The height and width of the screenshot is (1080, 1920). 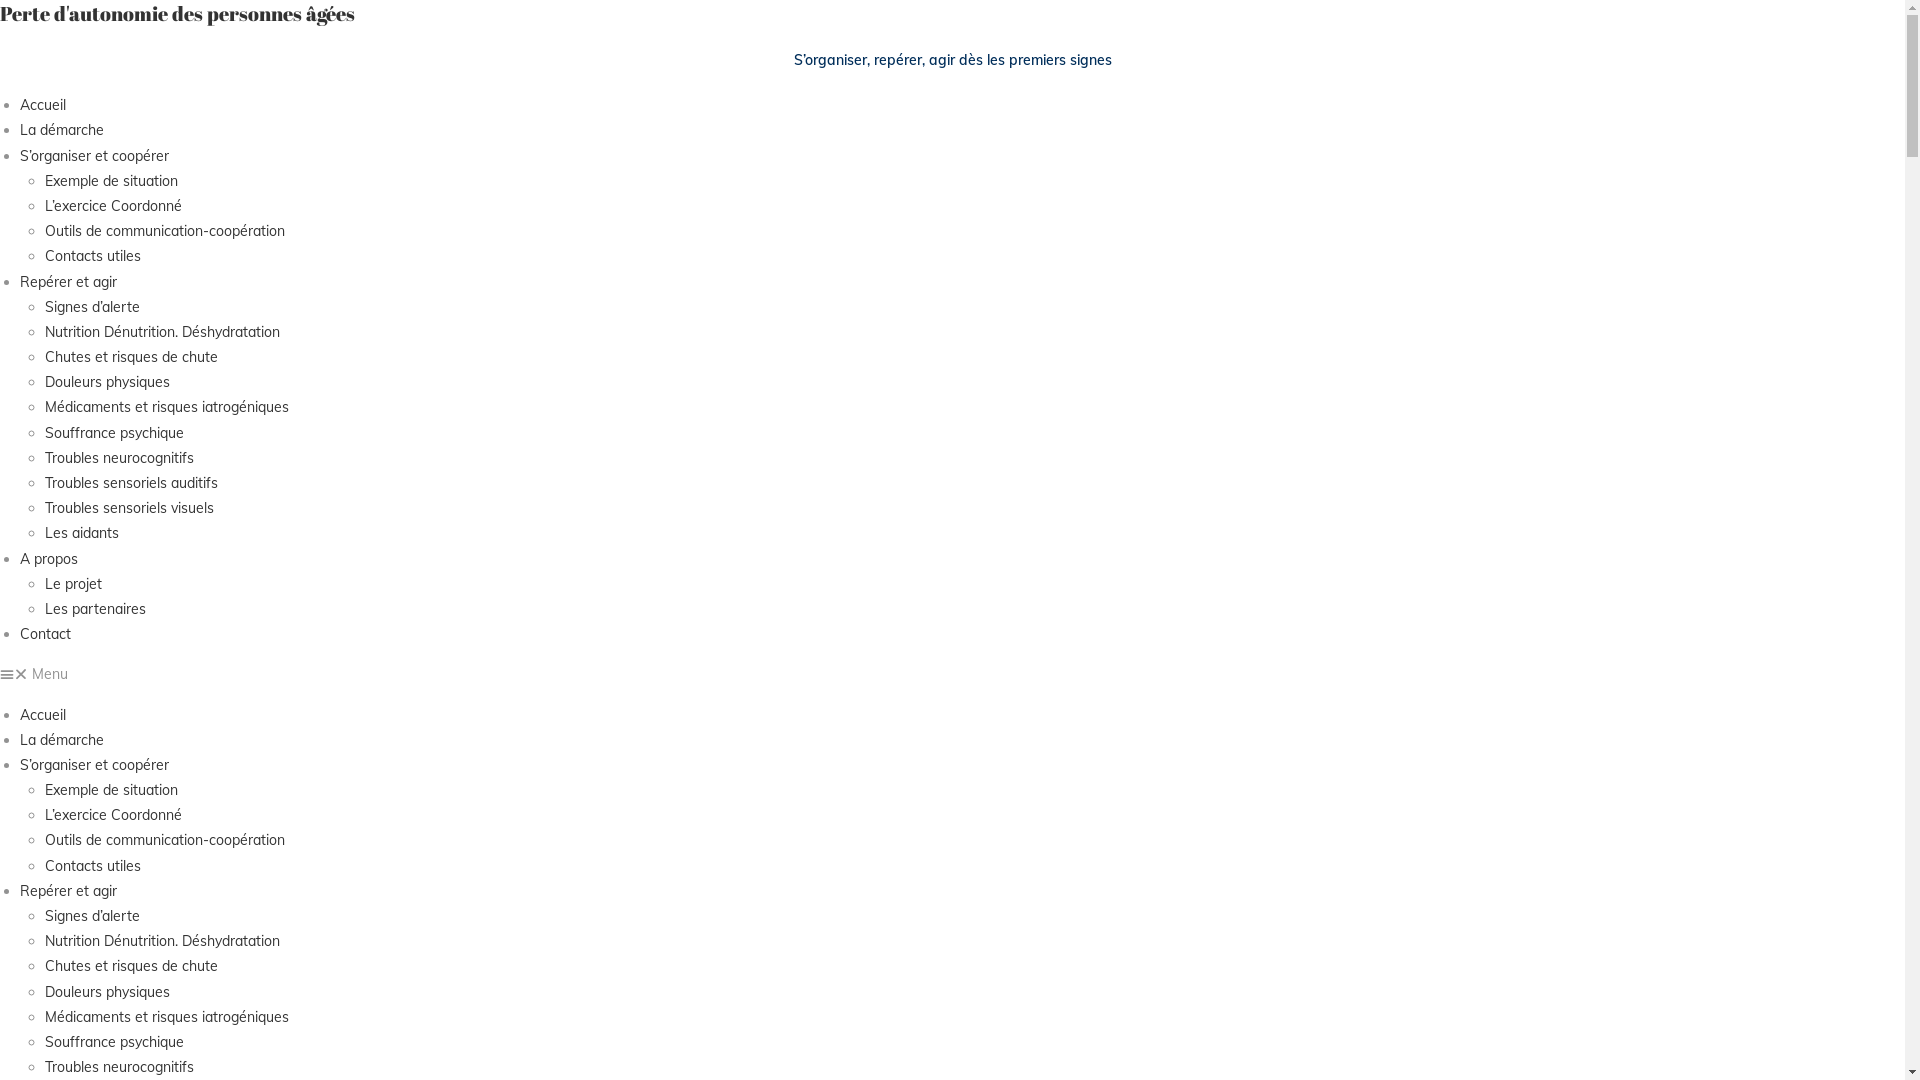 I want to click on 'Troubles sensoriels visuels', so click(x=128, y=507).